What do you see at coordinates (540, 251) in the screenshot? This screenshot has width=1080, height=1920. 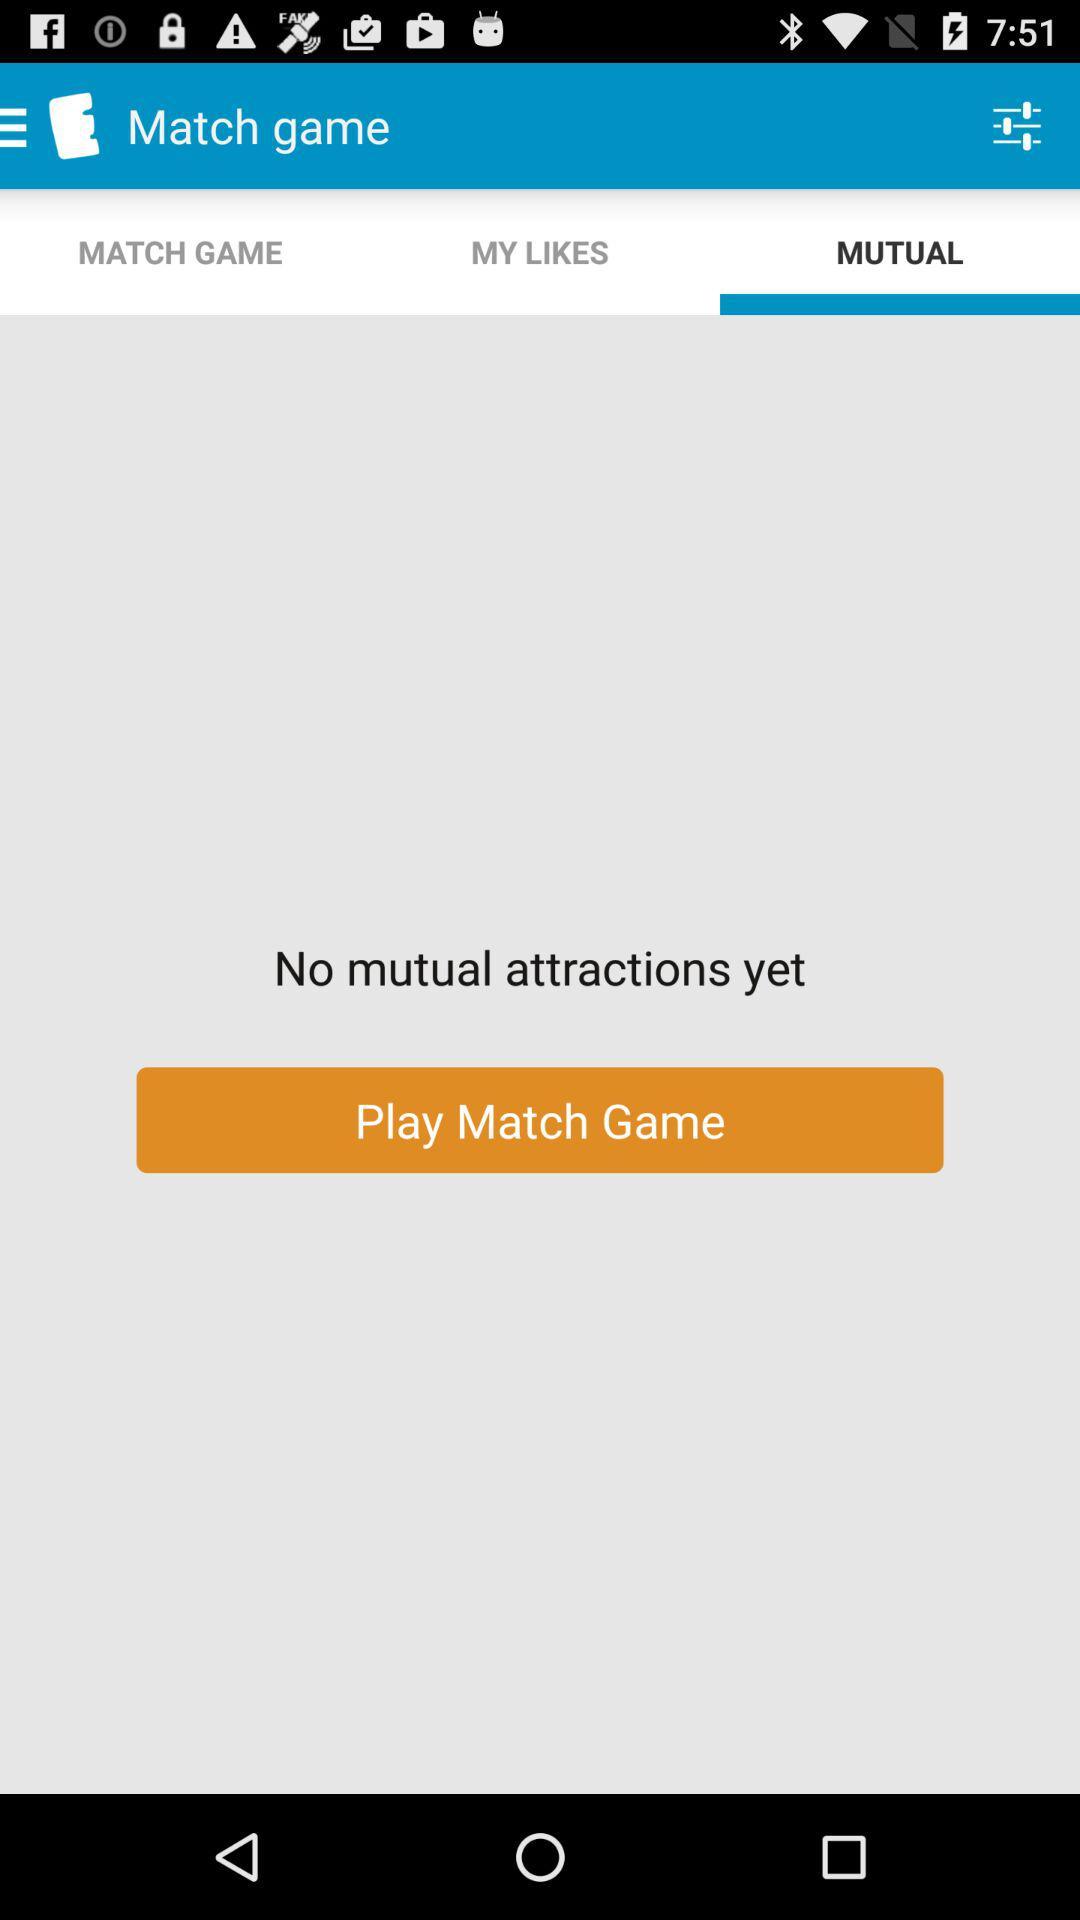 I see `app at the top` at bounding box center [540, 251].